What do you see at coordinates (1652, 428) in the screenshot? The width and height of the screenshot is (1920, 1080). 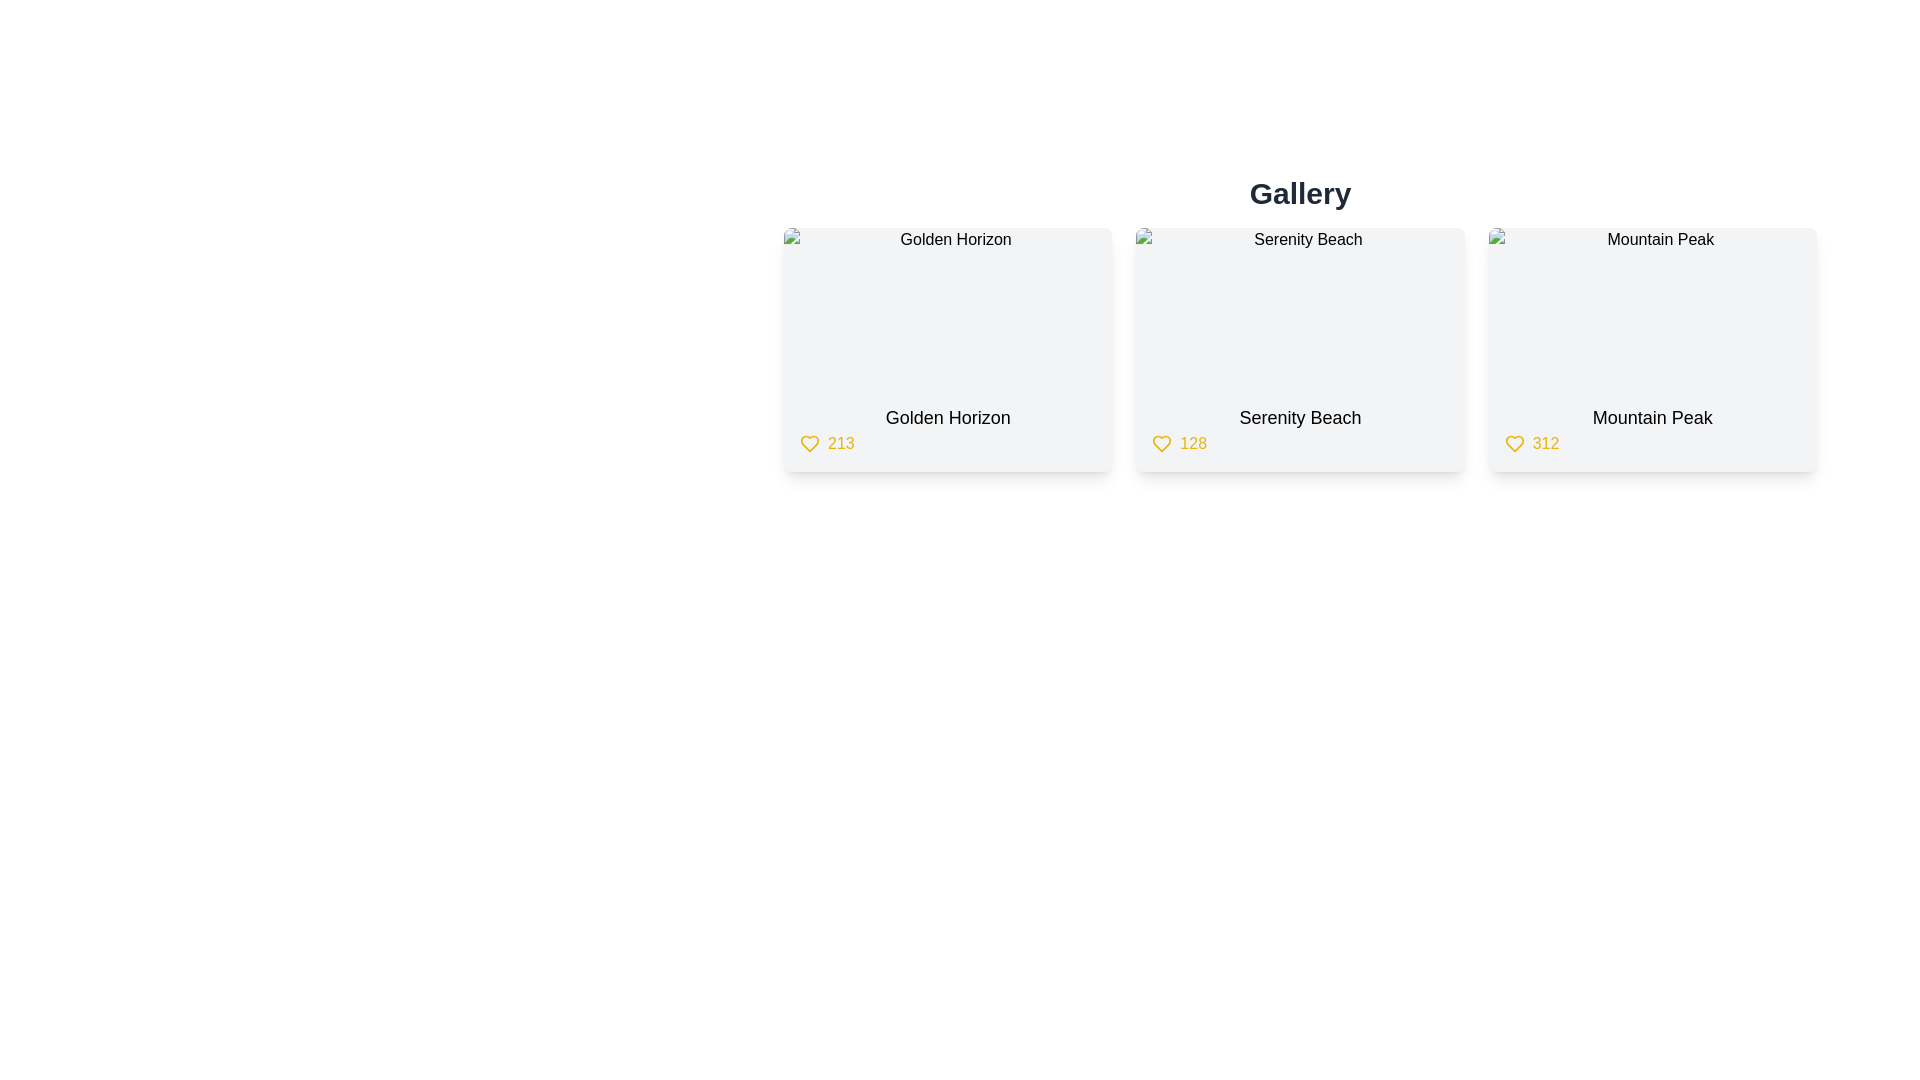 I see `the text block with the label 'Mountain Peak' and the number '312' located in the third column of the card section labeled 'Gallery'` at bounding box center [1652, 428].